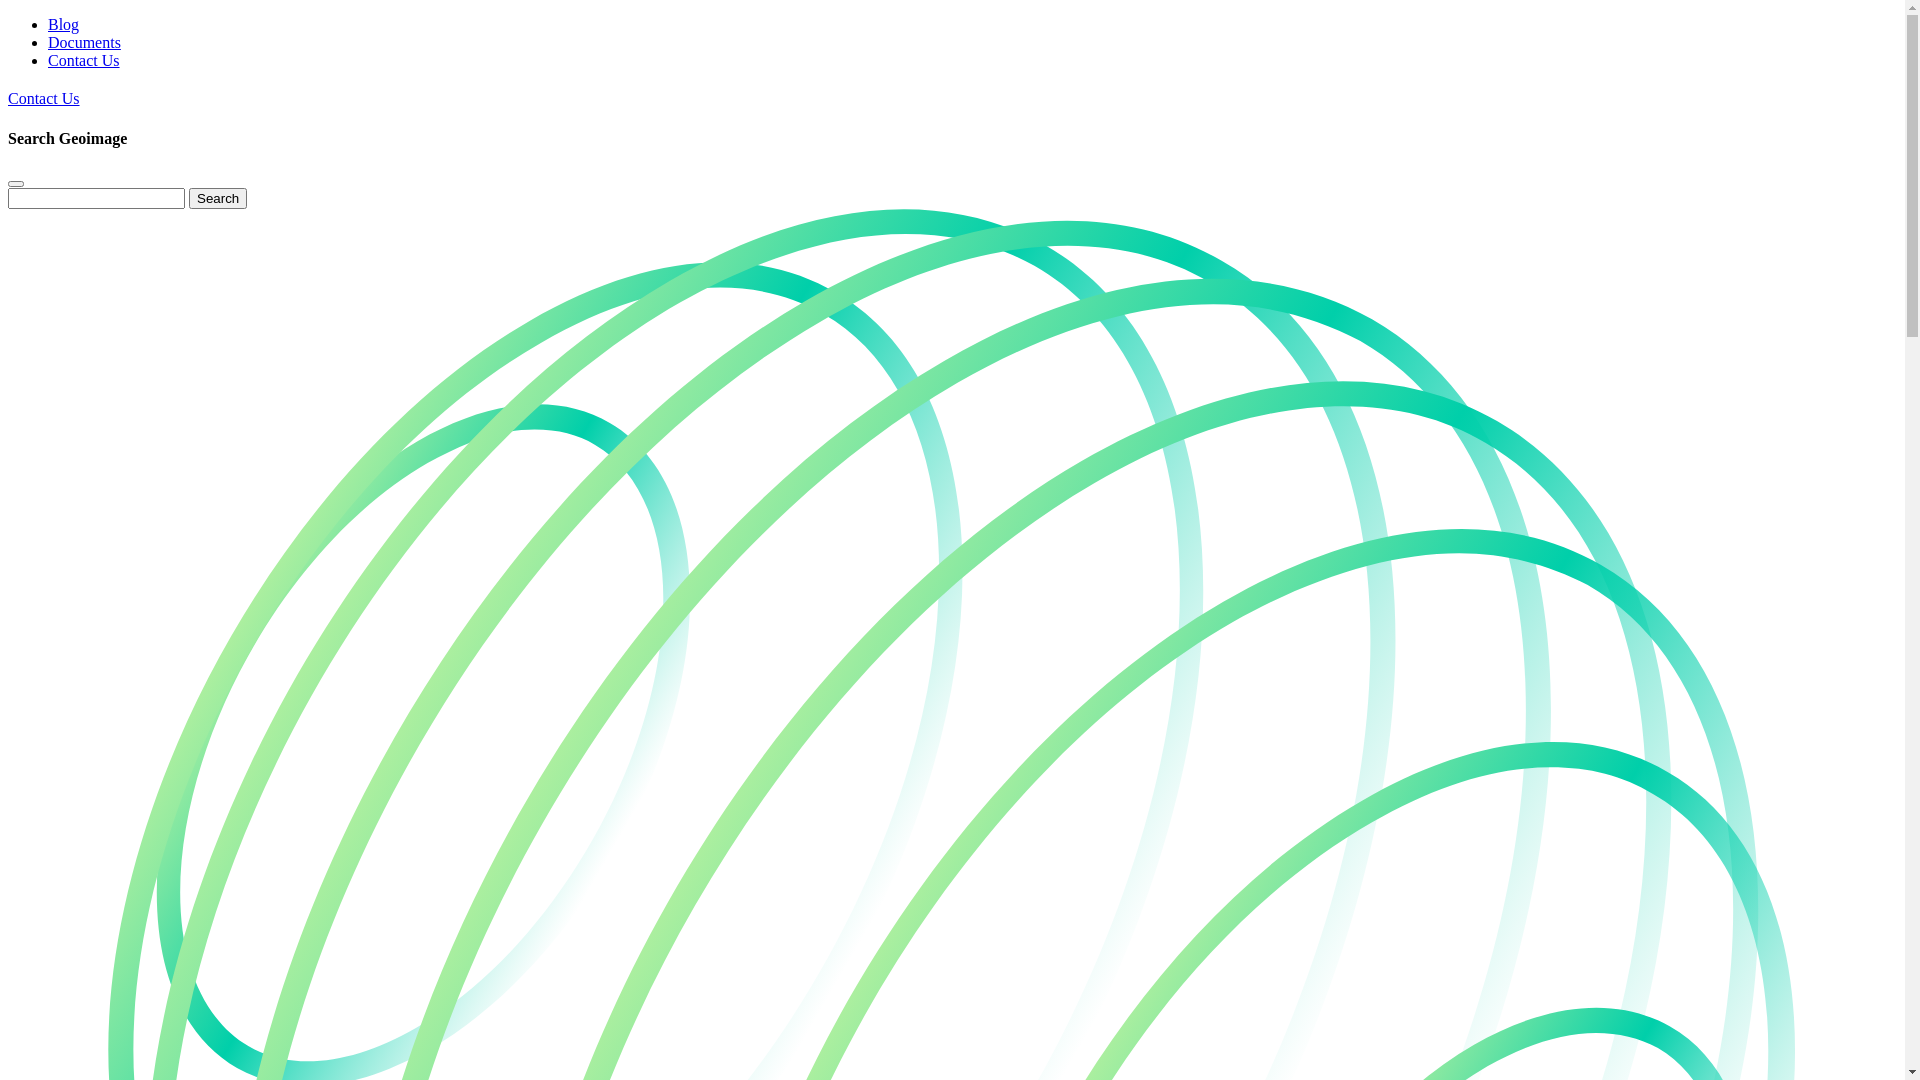 Image resolution: width=1920 pixels, height=1080 pixels. What do you see at coordinates (217, 198) in the screenshot?
I see `'Search'` at bounding box center [217, 198].